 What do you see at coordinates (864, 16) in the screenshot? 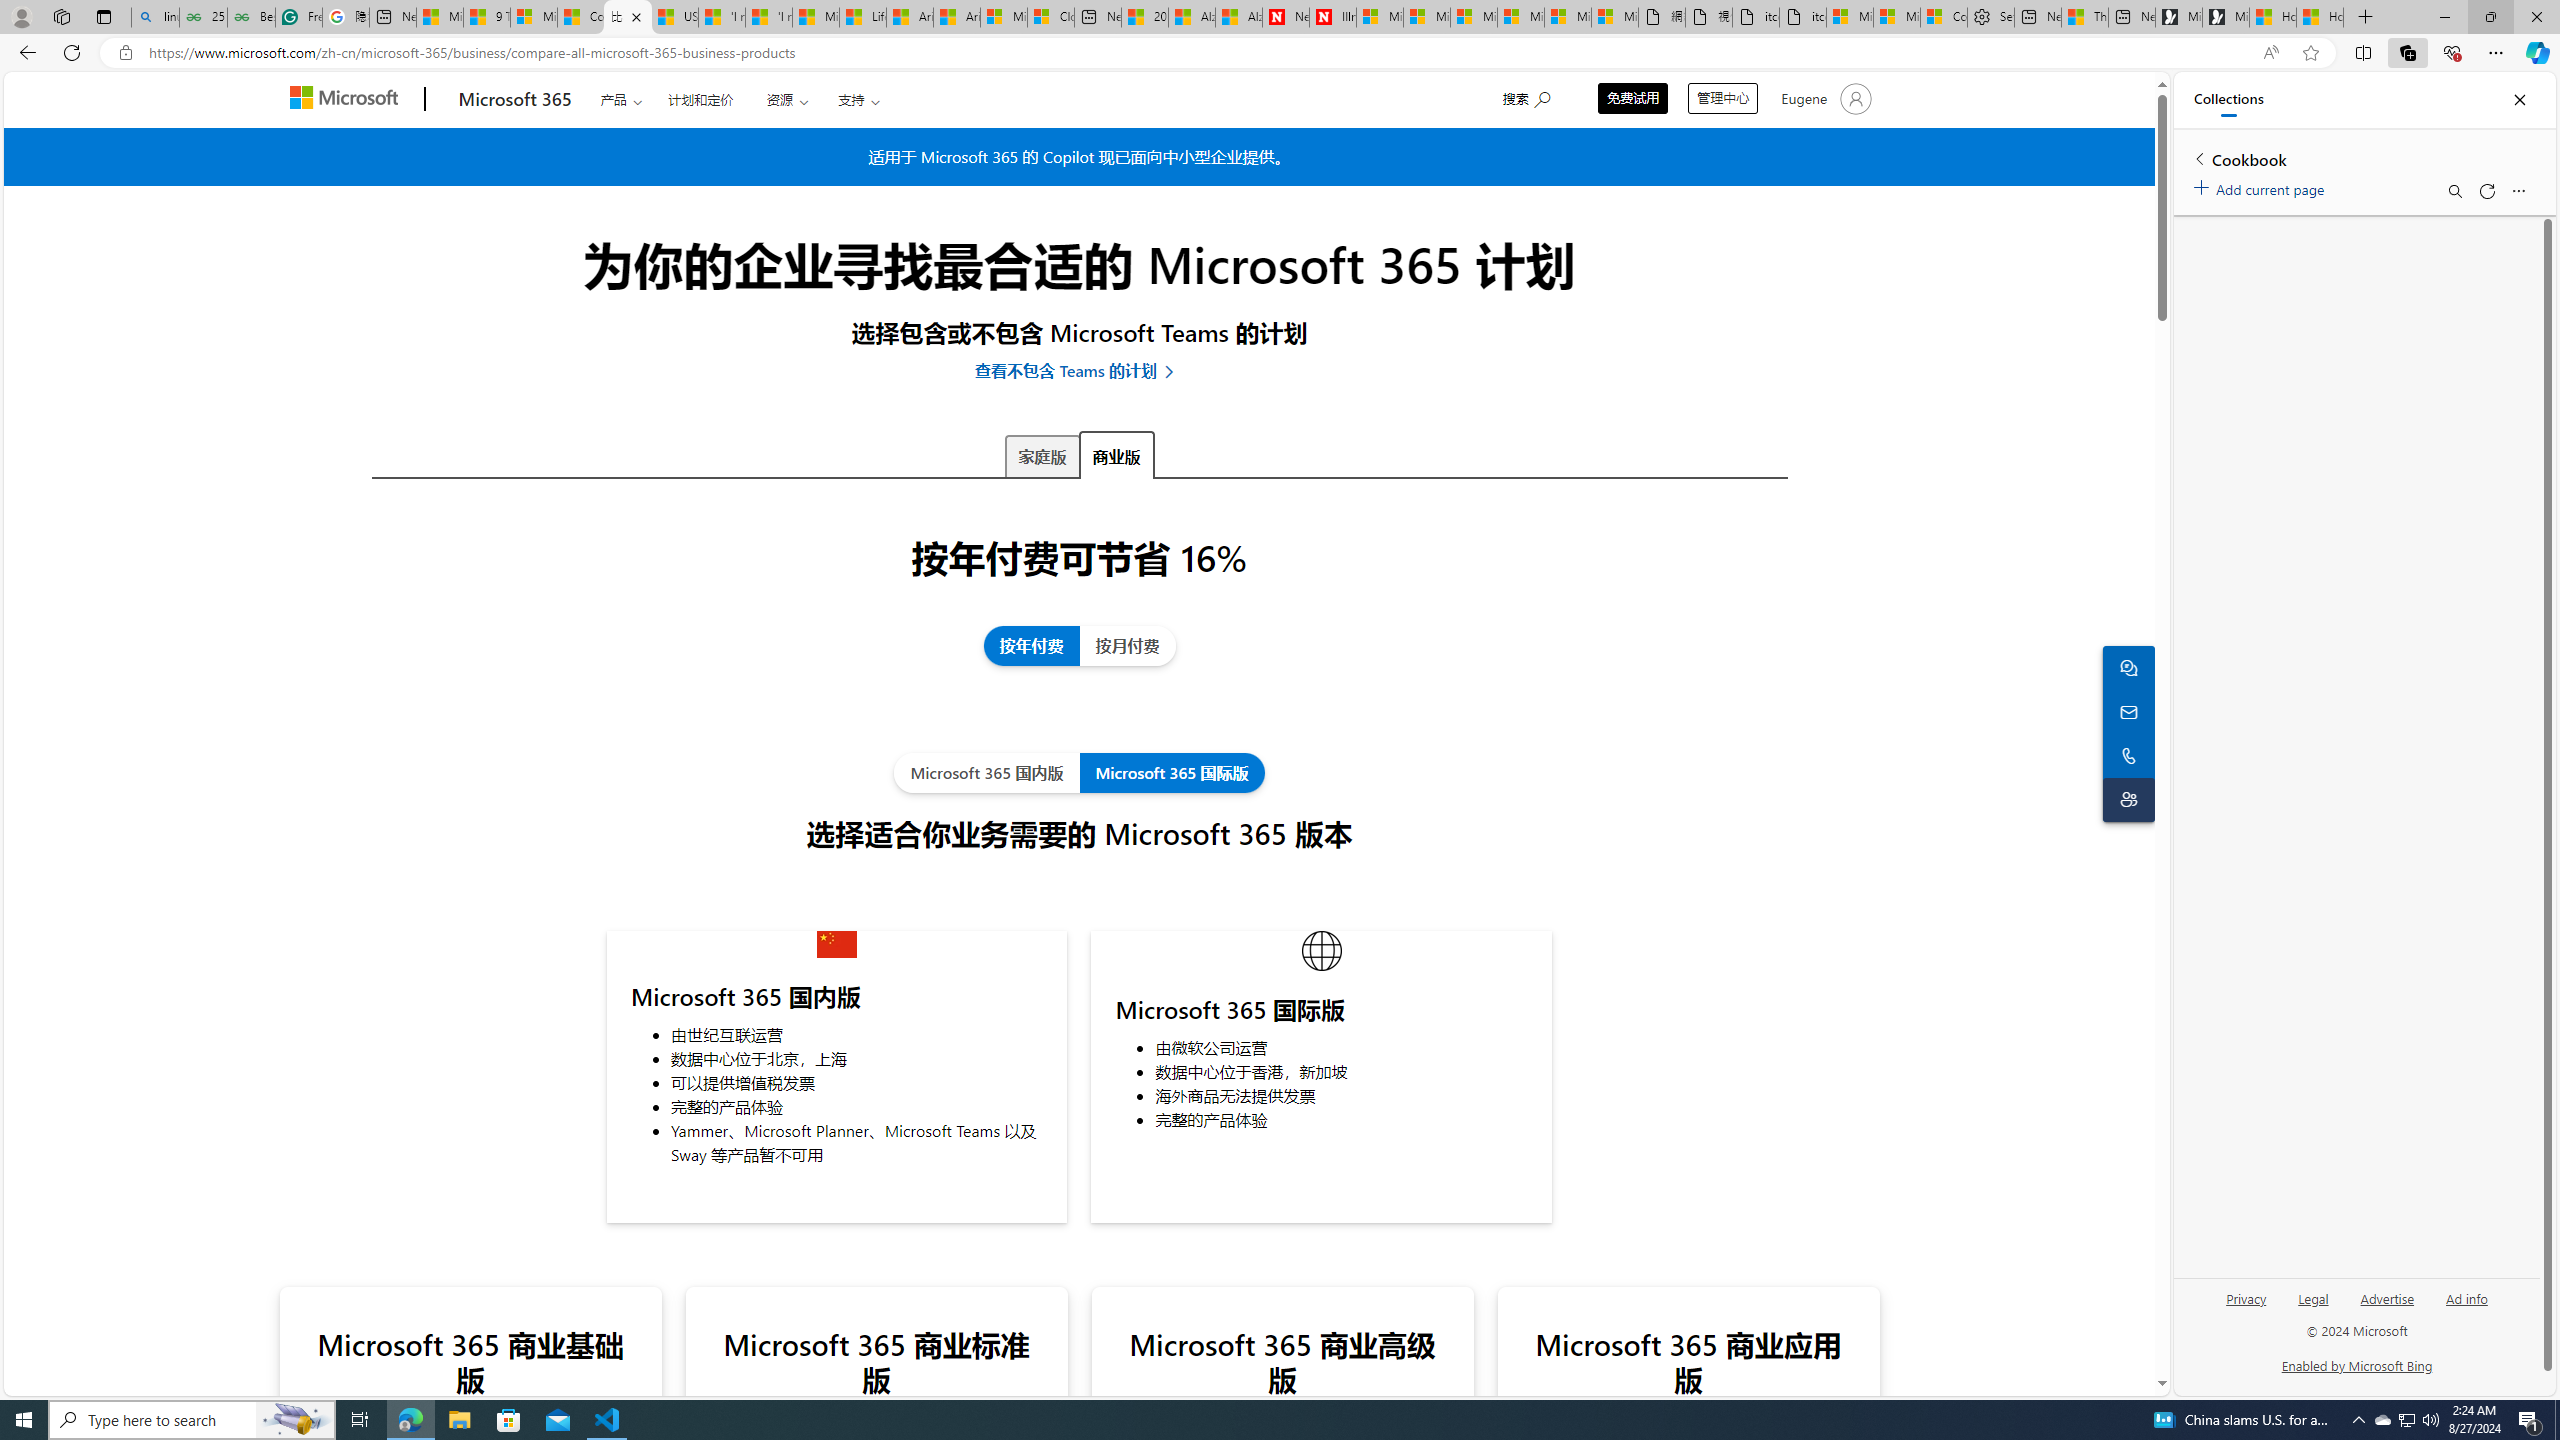
I see `'Lifestyle - MSN'` at bounding box center [864, 16].